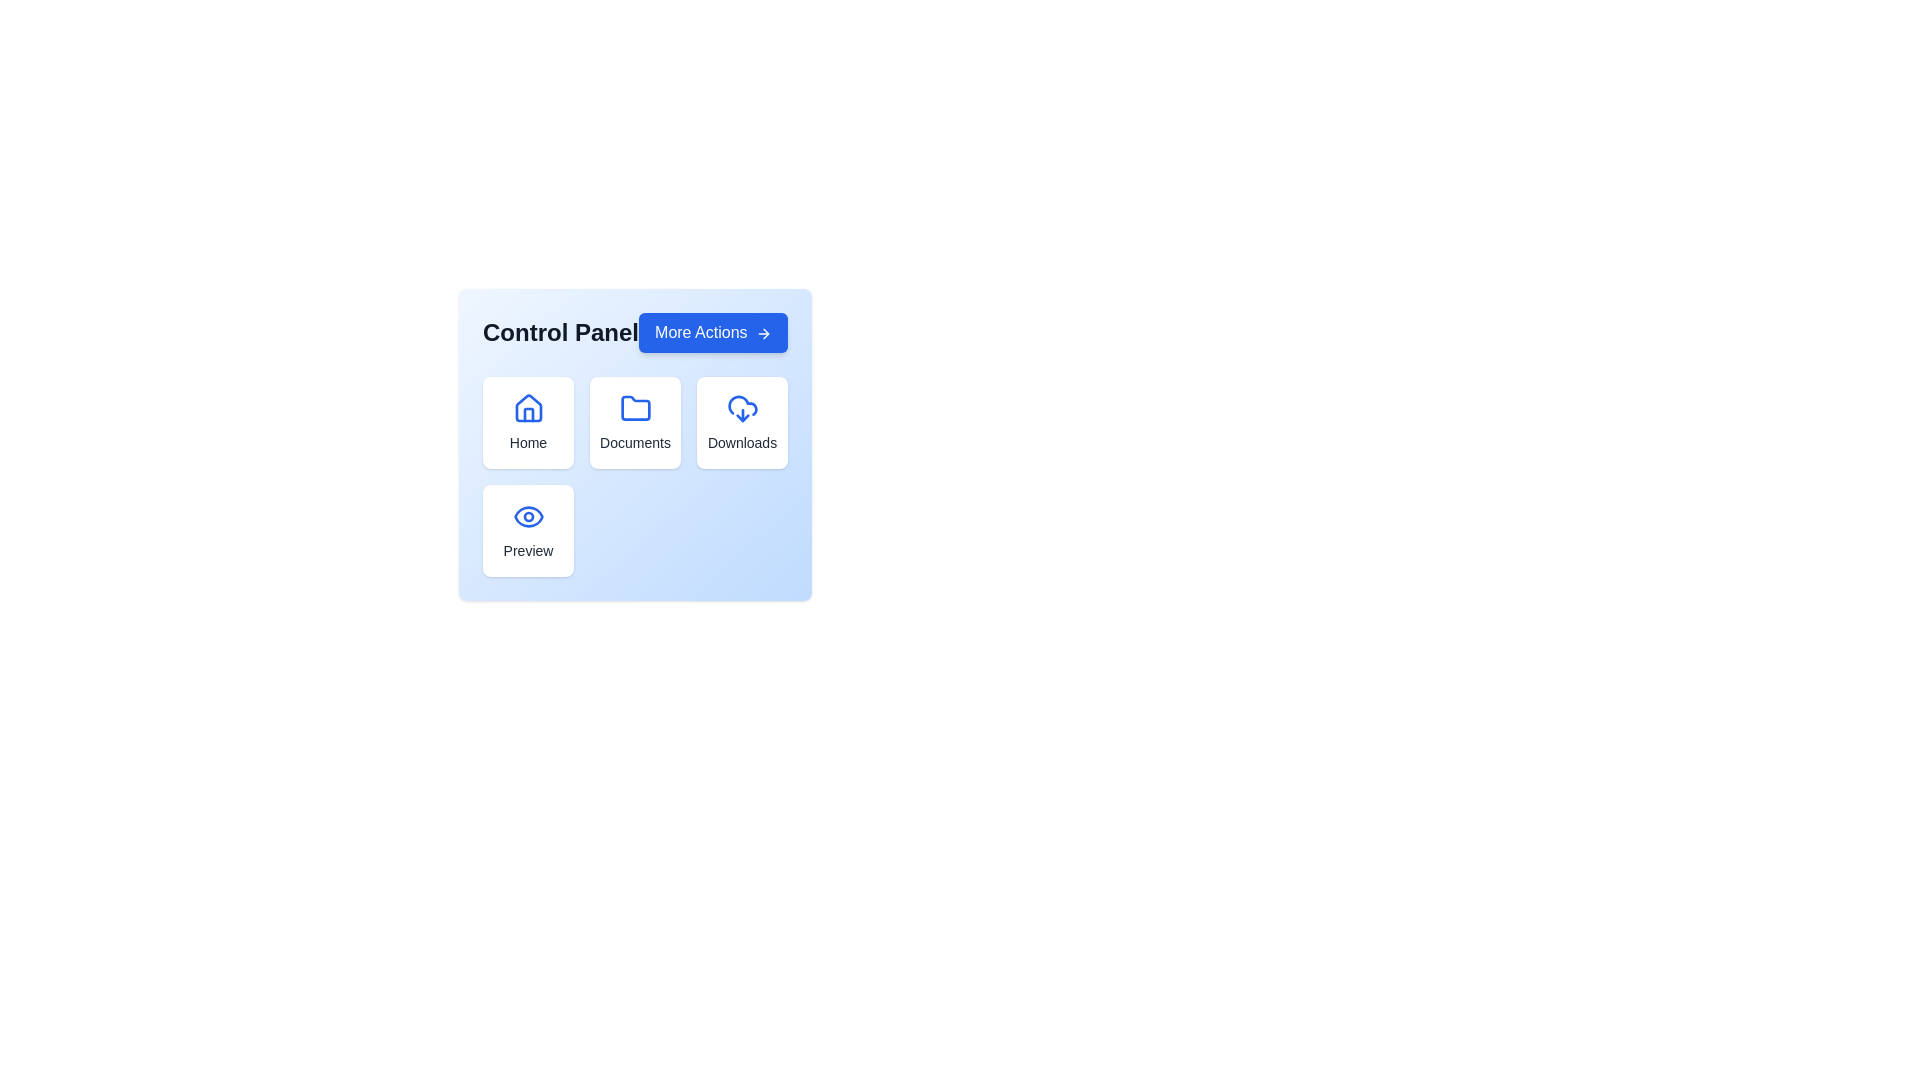  Describe the element at coordinates (560, 331) in the screenshot. I see `the Text Label that serves as a heading or title for the interface section, positioned on the left side and aligned horizontally with the 'More Actions' button` at that location.